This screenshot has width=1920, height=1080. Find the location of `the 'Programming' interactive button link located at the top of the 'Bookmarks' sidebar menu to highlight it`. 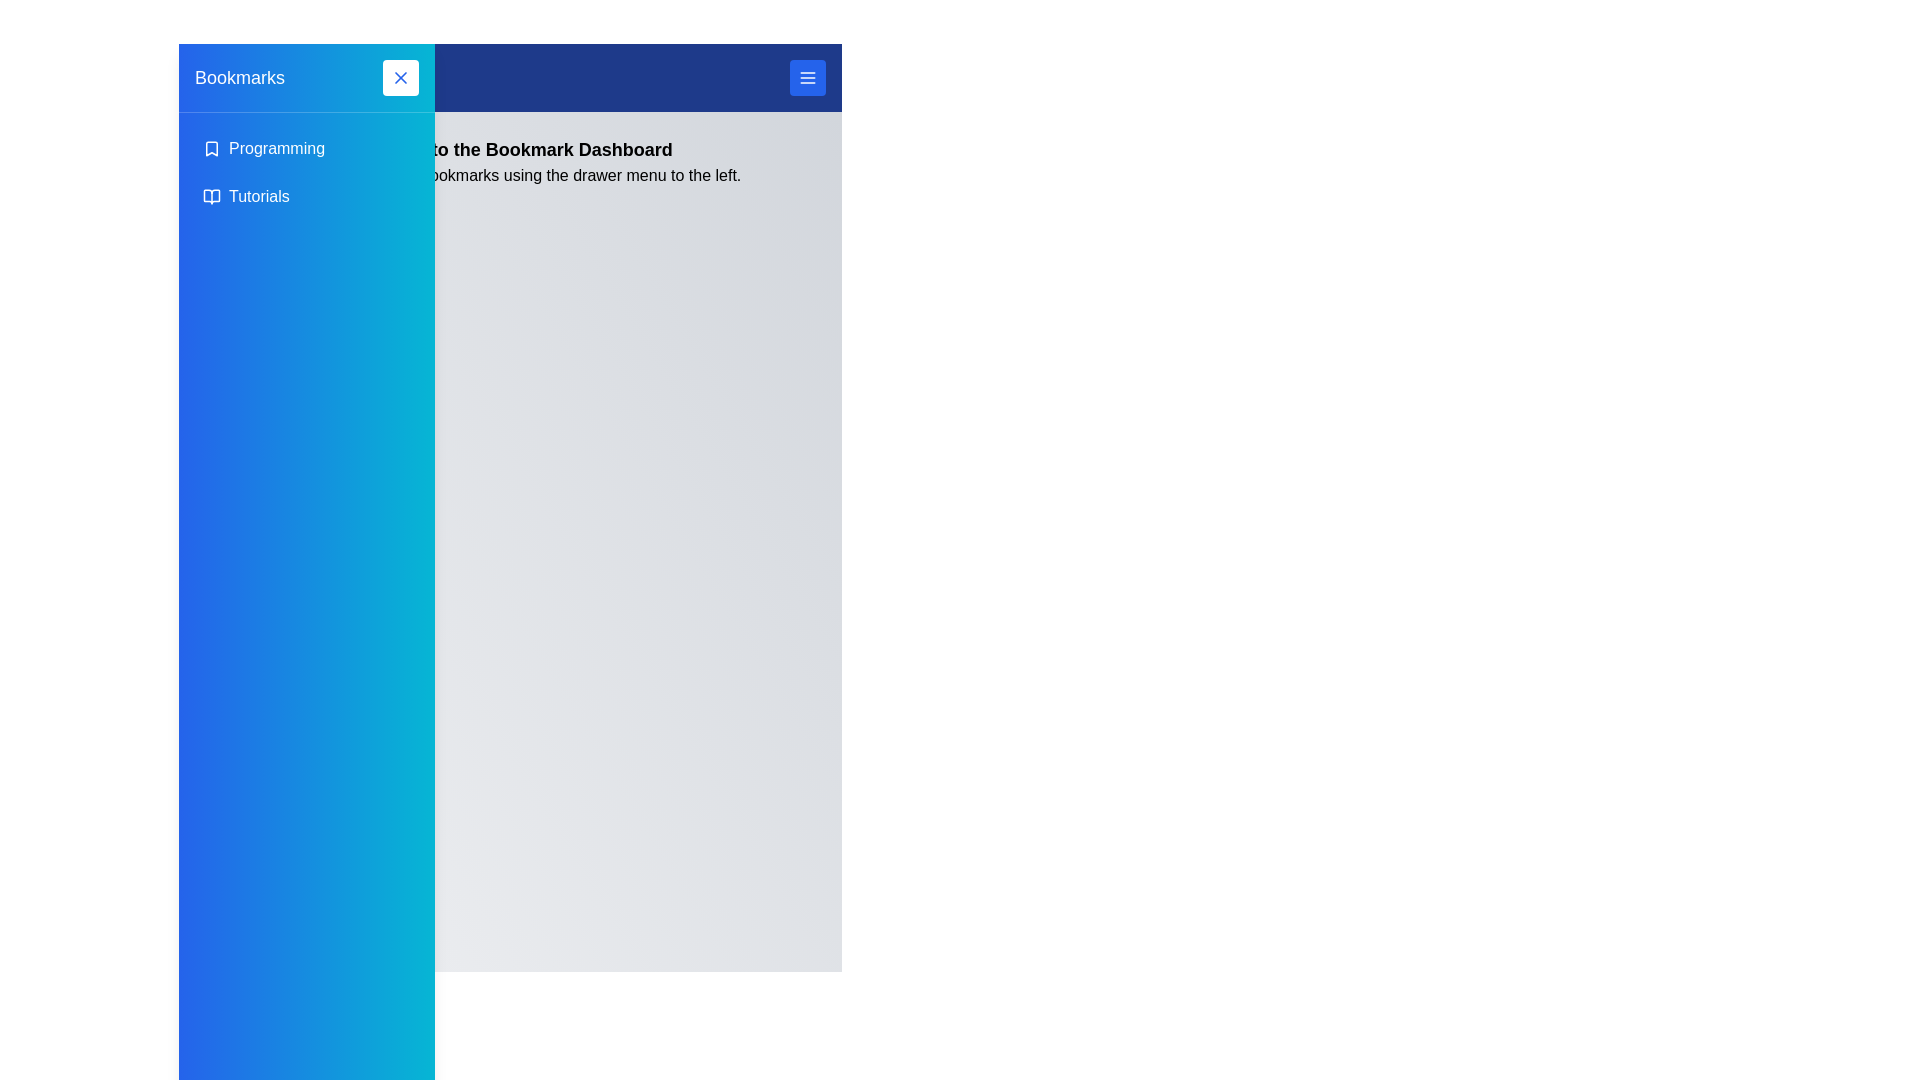

the 'Programming' interactive button link located at the top of the 'Bookmarks' sidebar menu to highlight it is located at coordinates (306, 148).